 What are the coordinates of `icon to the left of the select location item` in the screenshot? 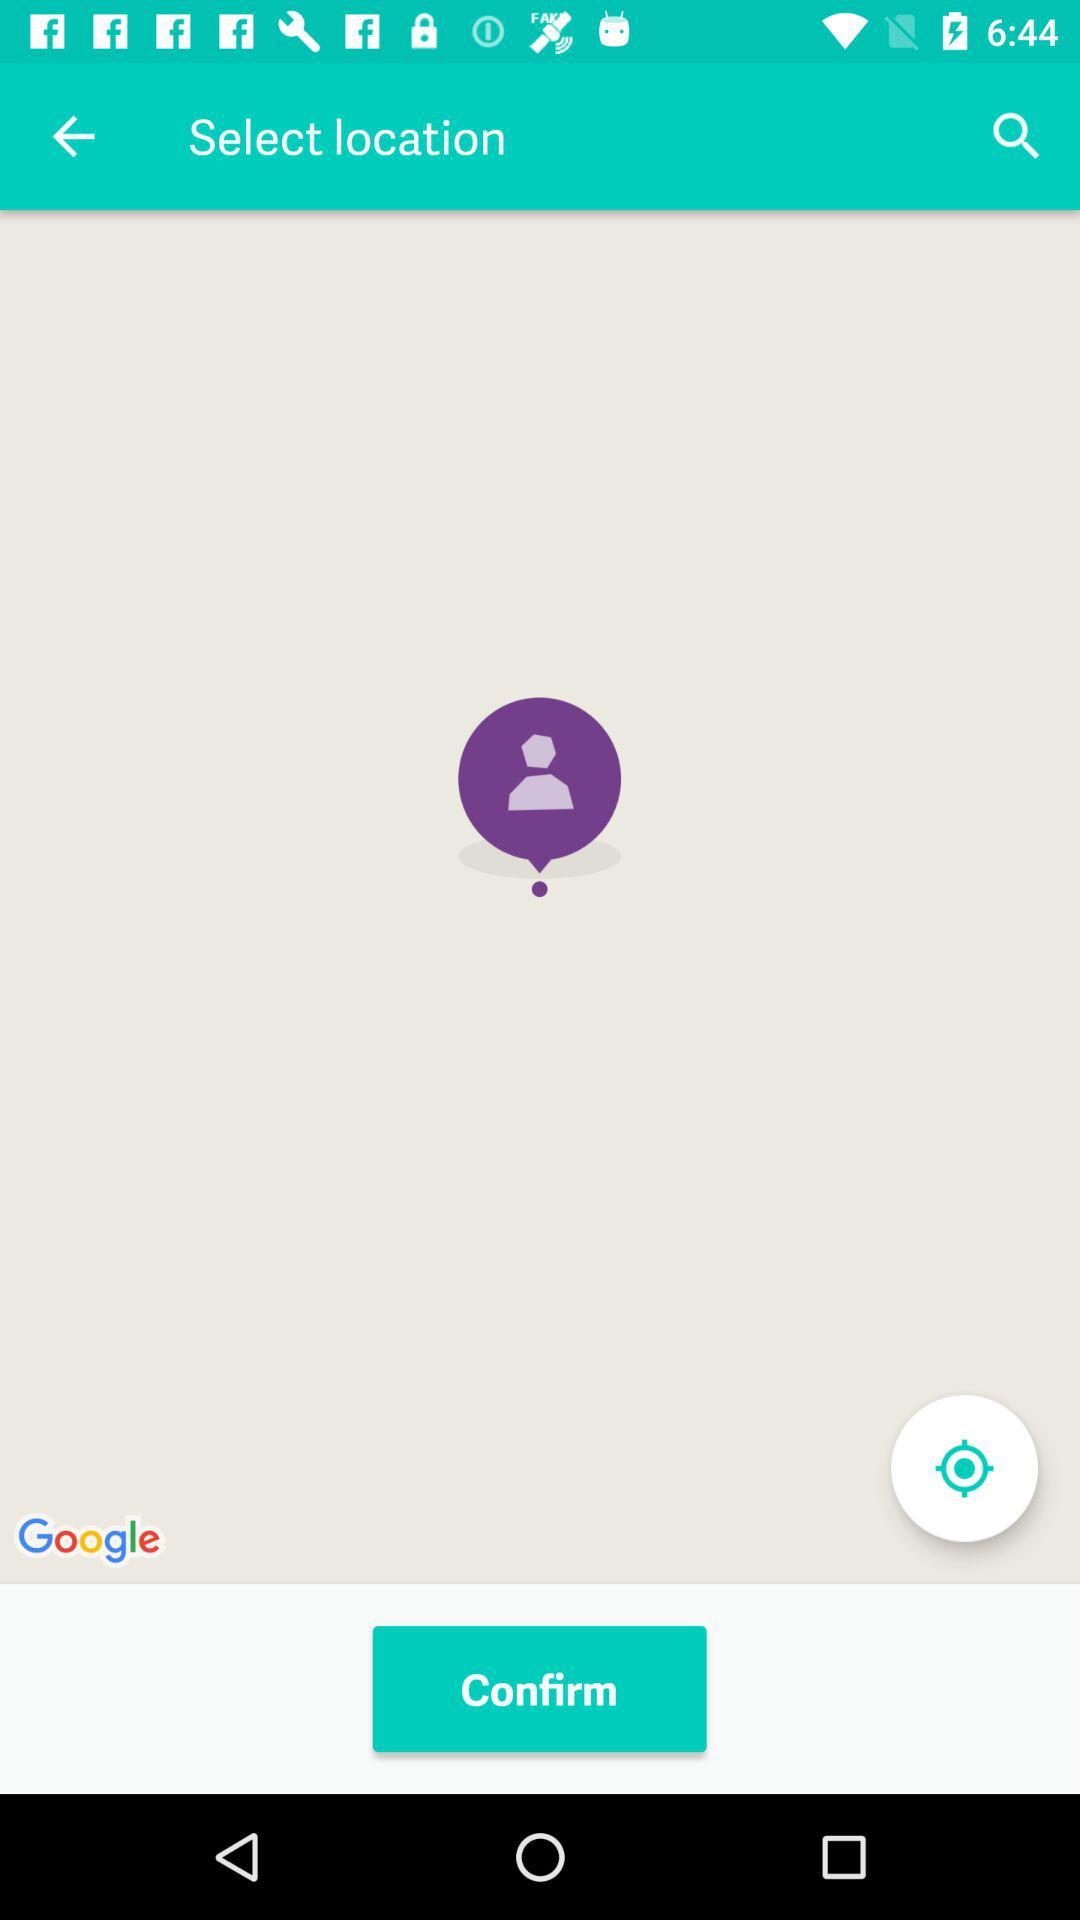 It's located at (72, 135).